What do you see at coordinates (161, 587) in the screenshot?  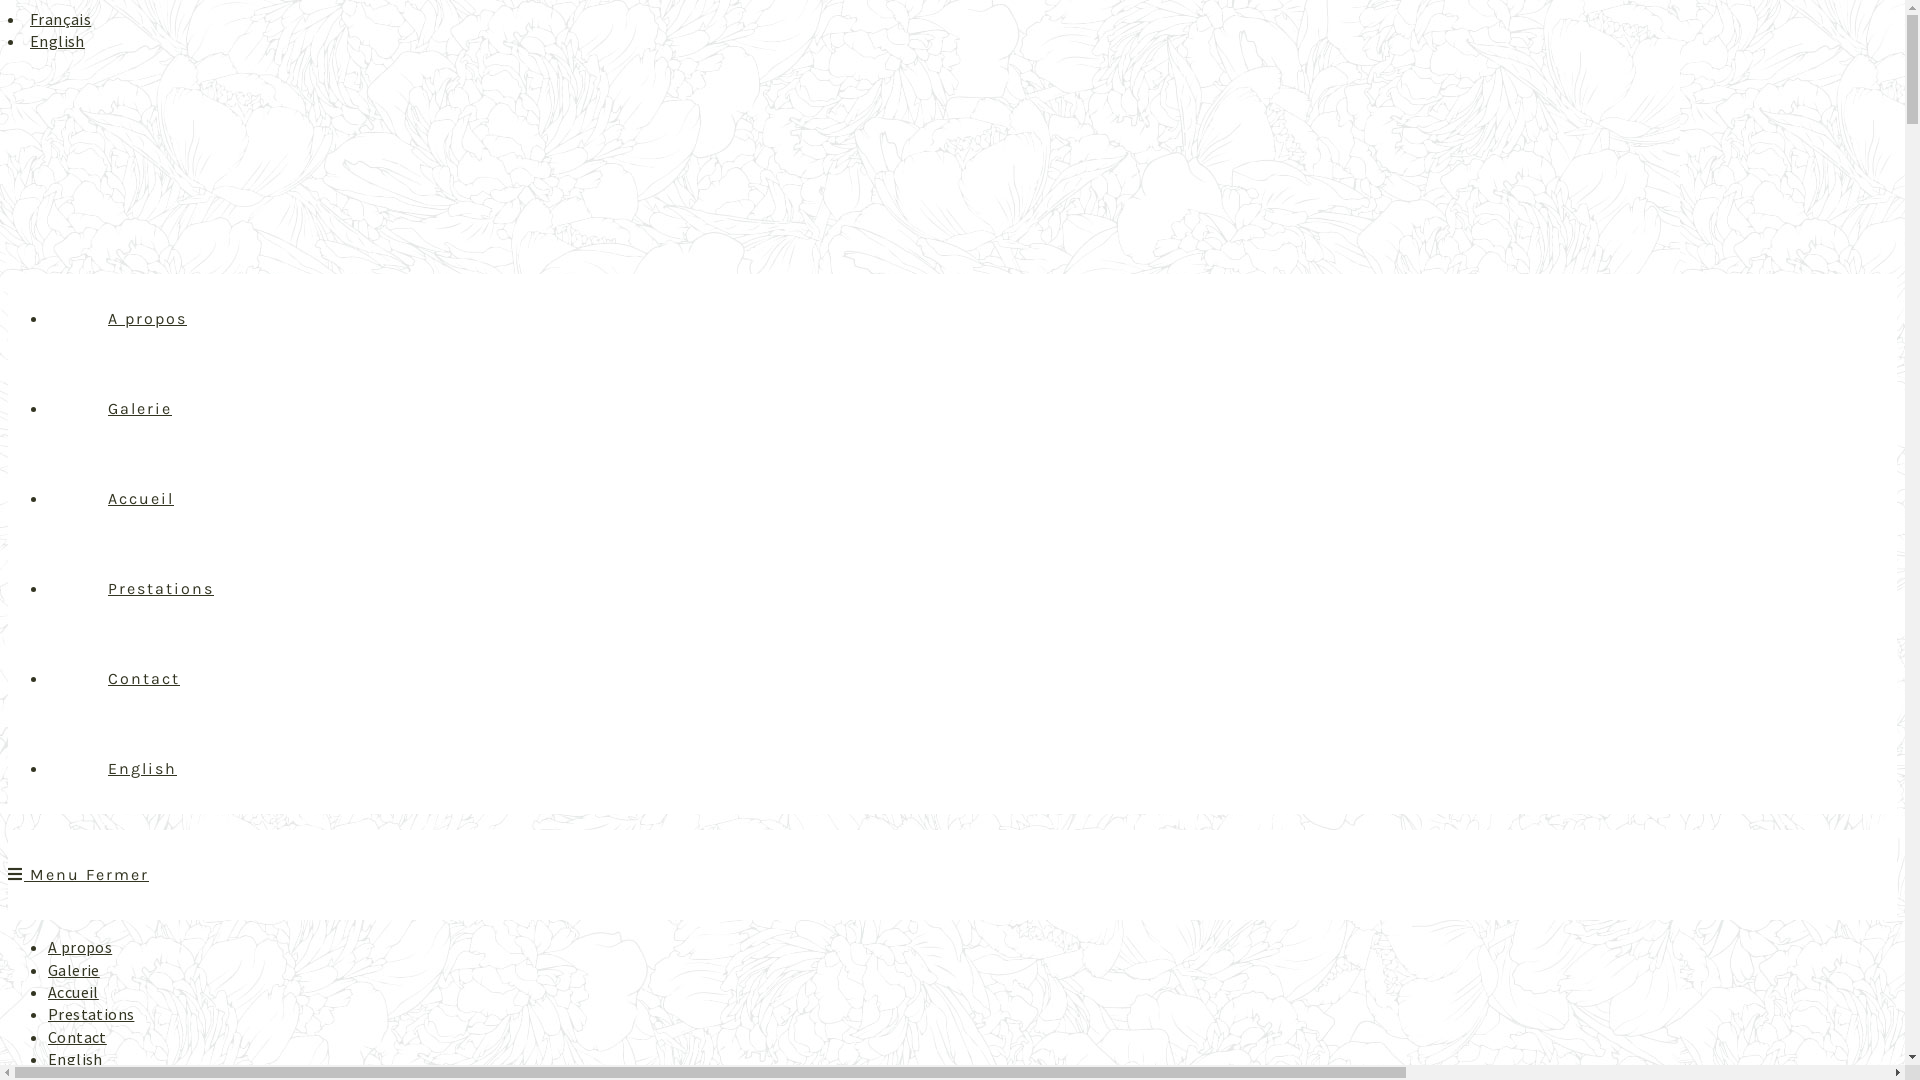 I see `'Prestations'` at bounding box center [161, 587].